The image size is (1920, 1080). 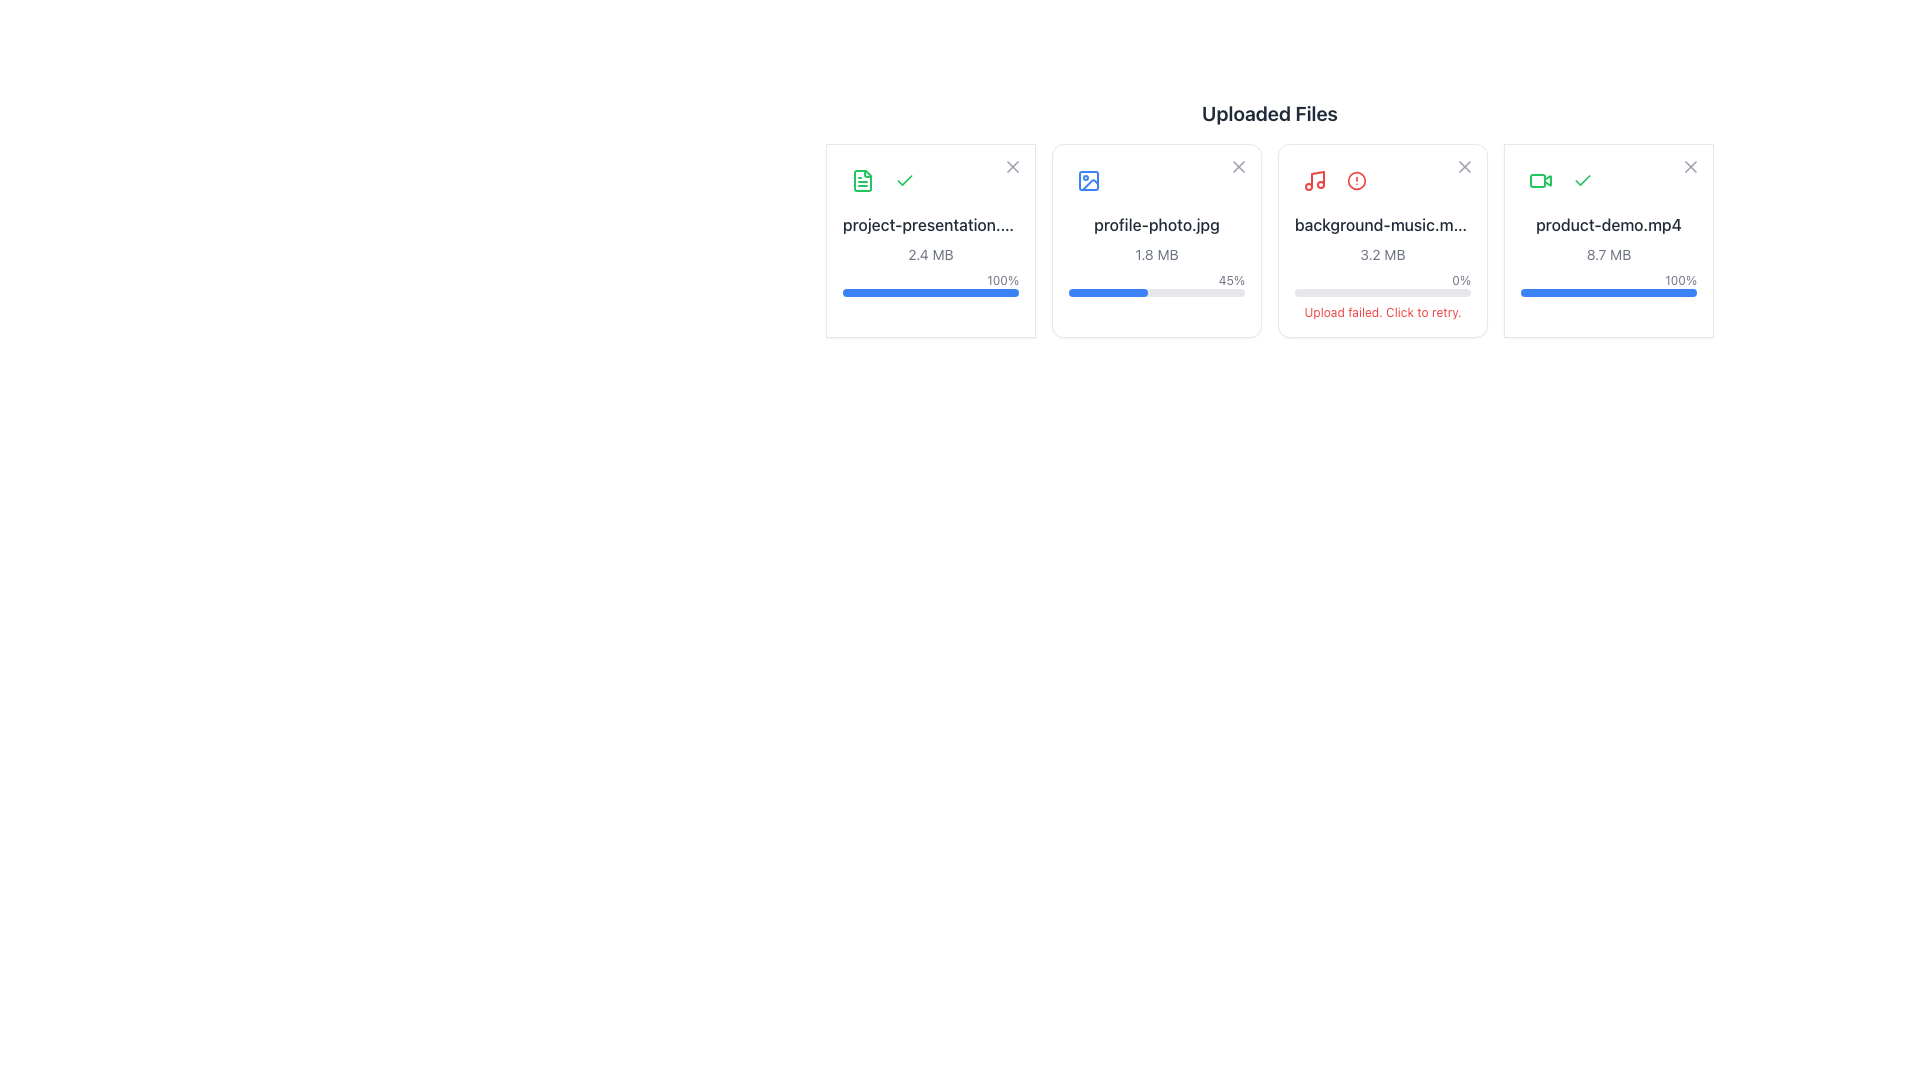 What do you see at coordinates (930, 293) in the screenshot?
I see `the progress bar located at the bottom of the card displaying the uploaded file, which is filled completely with a blue color` at bounding box center [930, 293].